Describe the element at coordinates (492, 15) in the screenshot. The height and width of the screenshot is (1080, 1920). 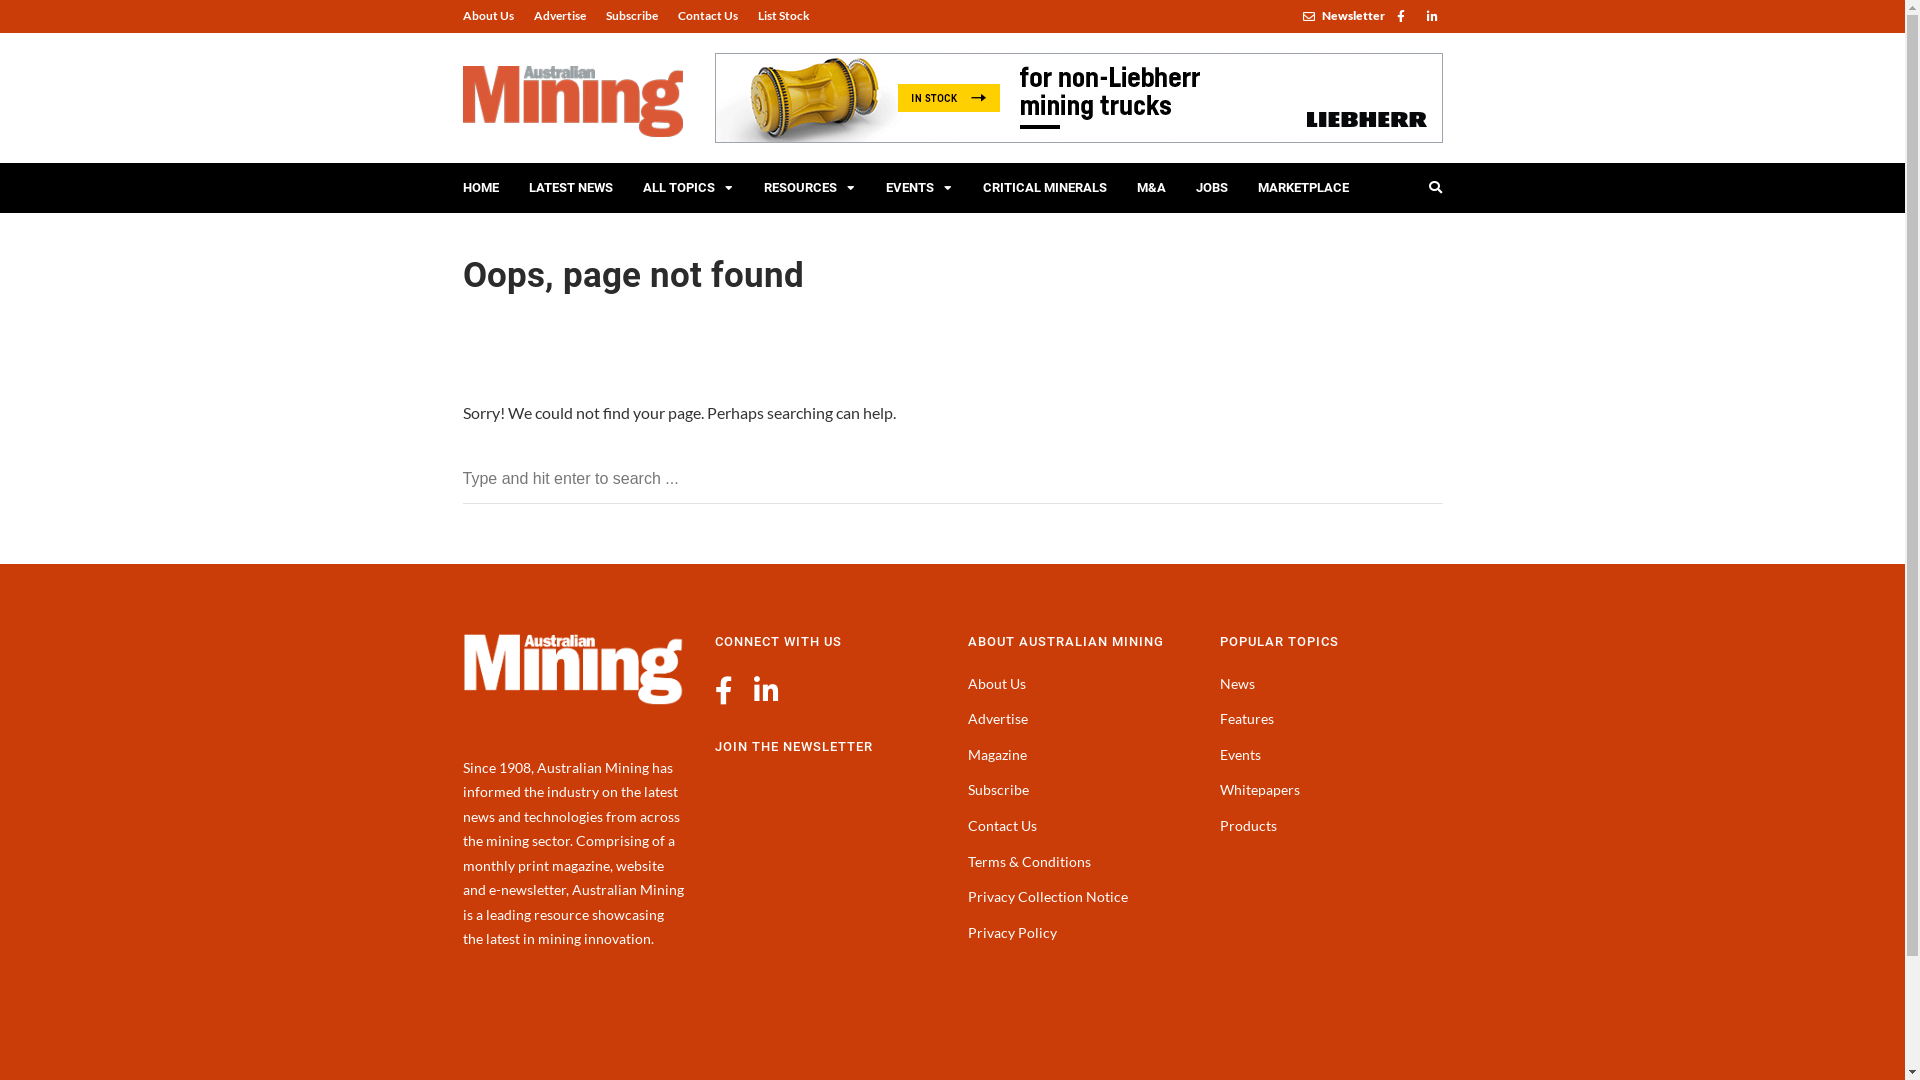
I see `'About Us'` at that location.